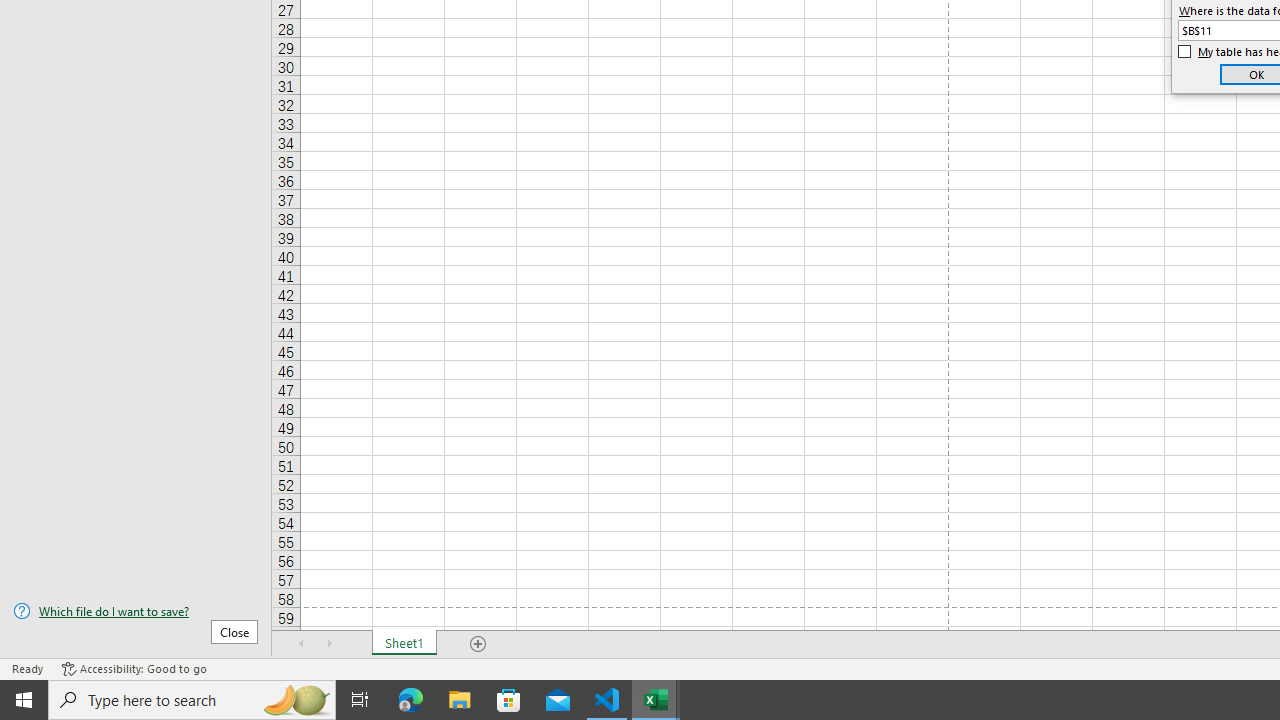  What do you see at coordinates (135, 610) in the screenshot?
I see `'Which file do I want to save?'` at bounding box center [135, 610].